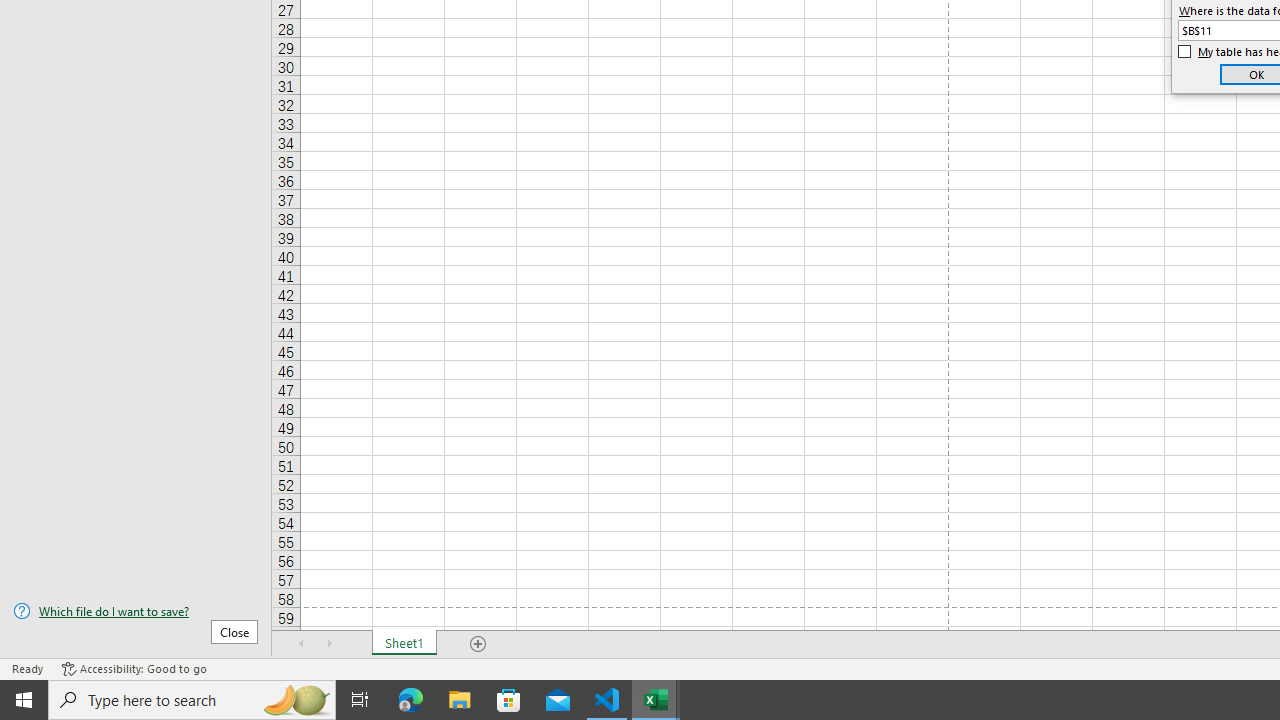  What do you see at coordinates (135, 610) in the screenshot?
I see `'Which file do I want to save?'` at bounding box center [135, 610].